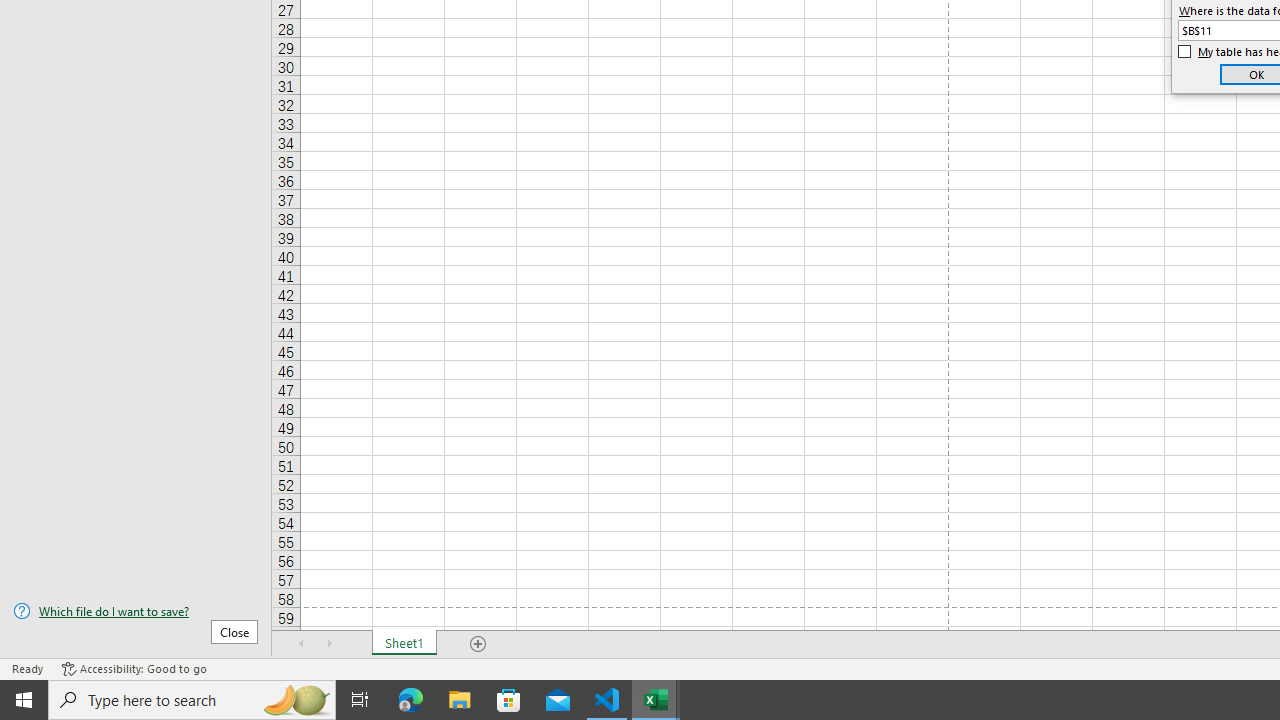  What do you see at coordinates (135, 610) in the screenshot?
I see `'Which file do I want to save?'` at bounding box center [135, 610].